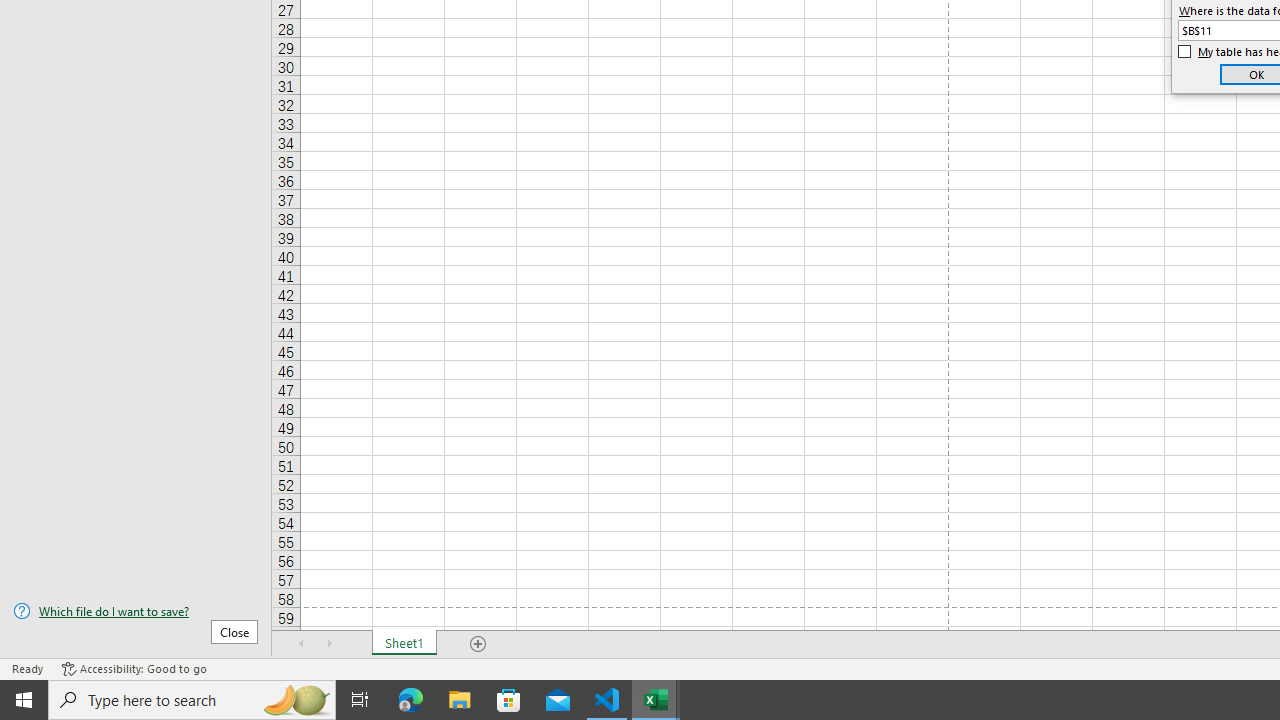  What do you see at coordinates (135, 610) in the screenshot?
I see `'Which file do I want to save?'` at bounding box center [135, 610].